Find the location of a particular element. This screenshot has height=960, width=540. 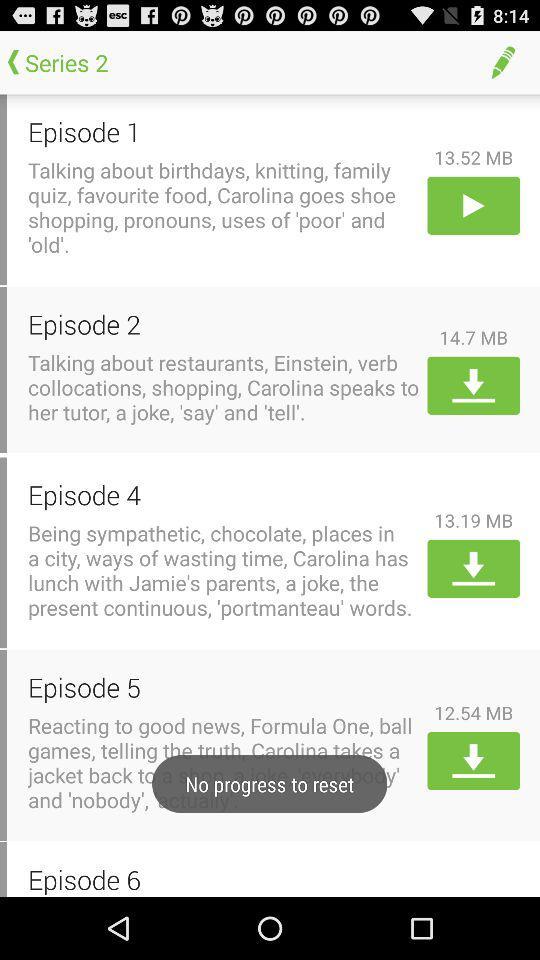

being sympathetic chocolate app is located at coordinates (223, 570).